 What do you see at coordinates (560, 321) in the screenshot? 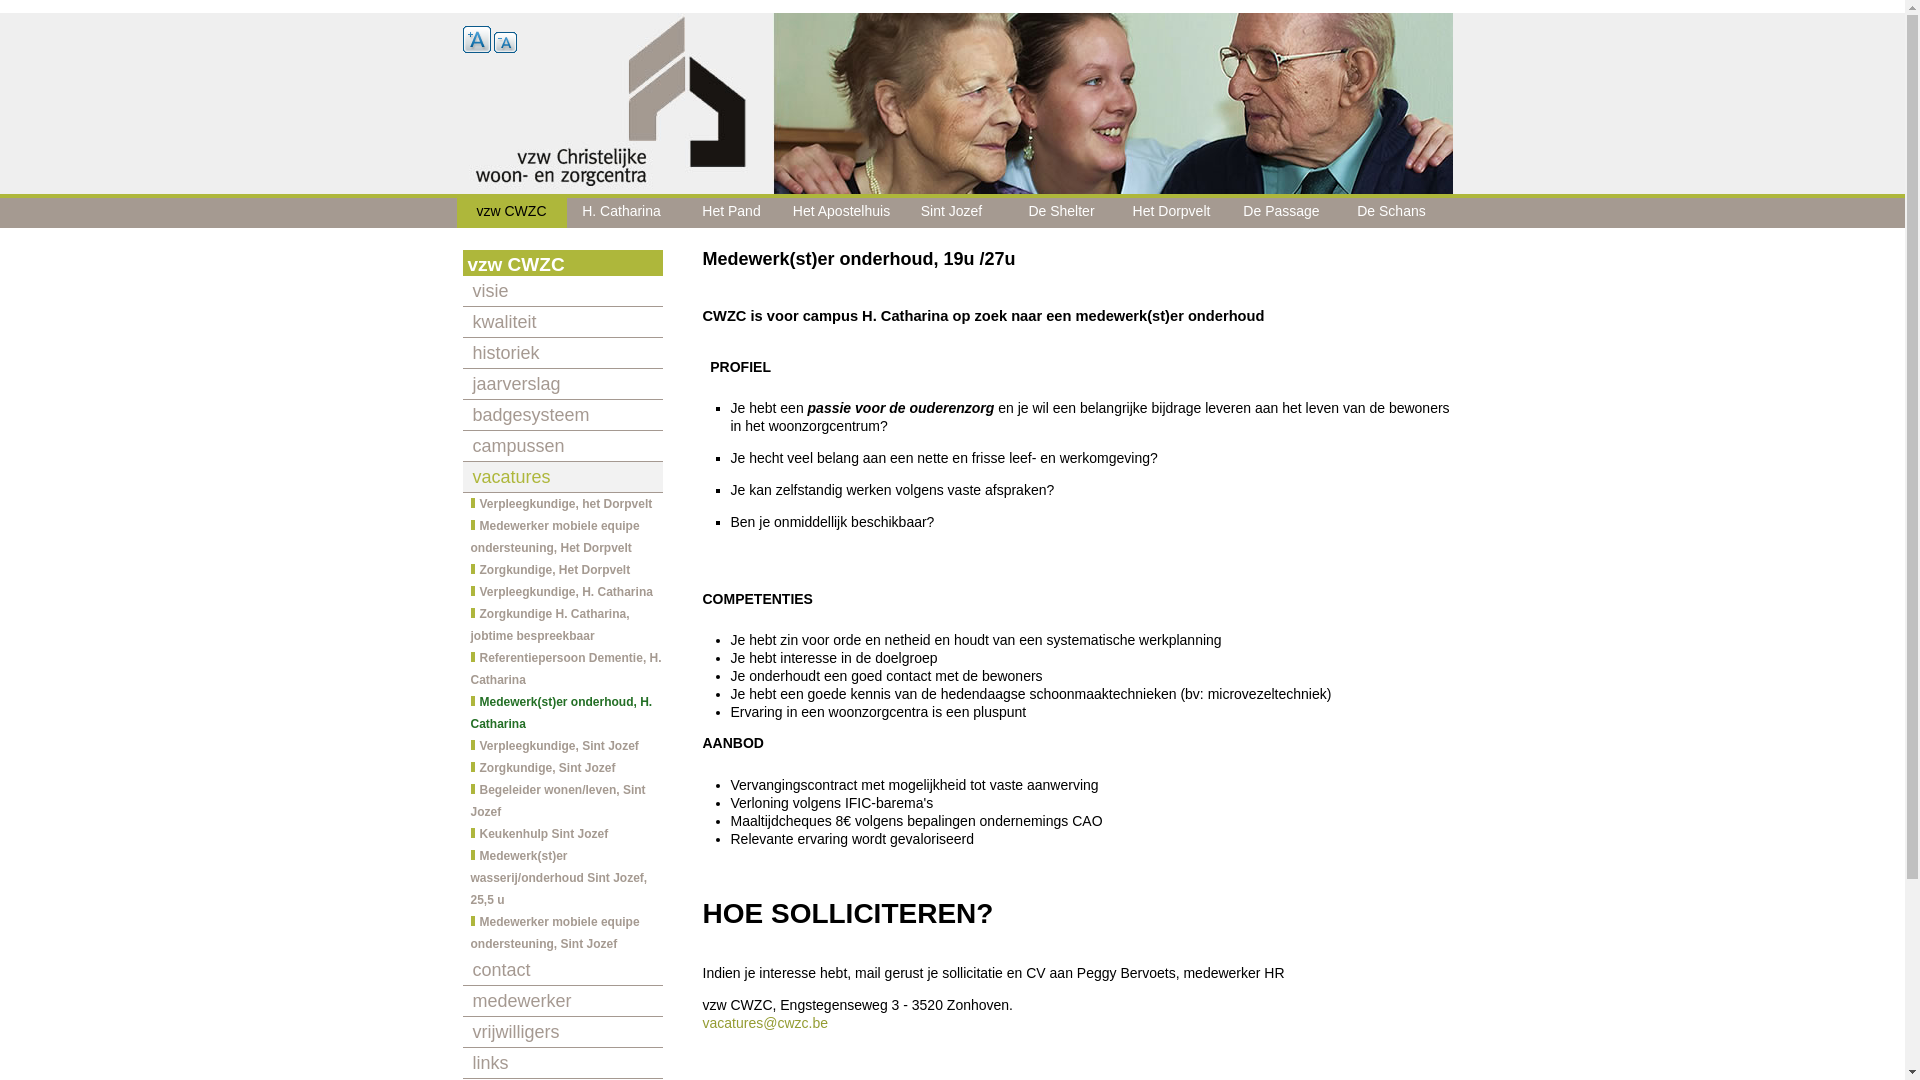
I see `'kwaliteit'` at bounding box center [560, 321].